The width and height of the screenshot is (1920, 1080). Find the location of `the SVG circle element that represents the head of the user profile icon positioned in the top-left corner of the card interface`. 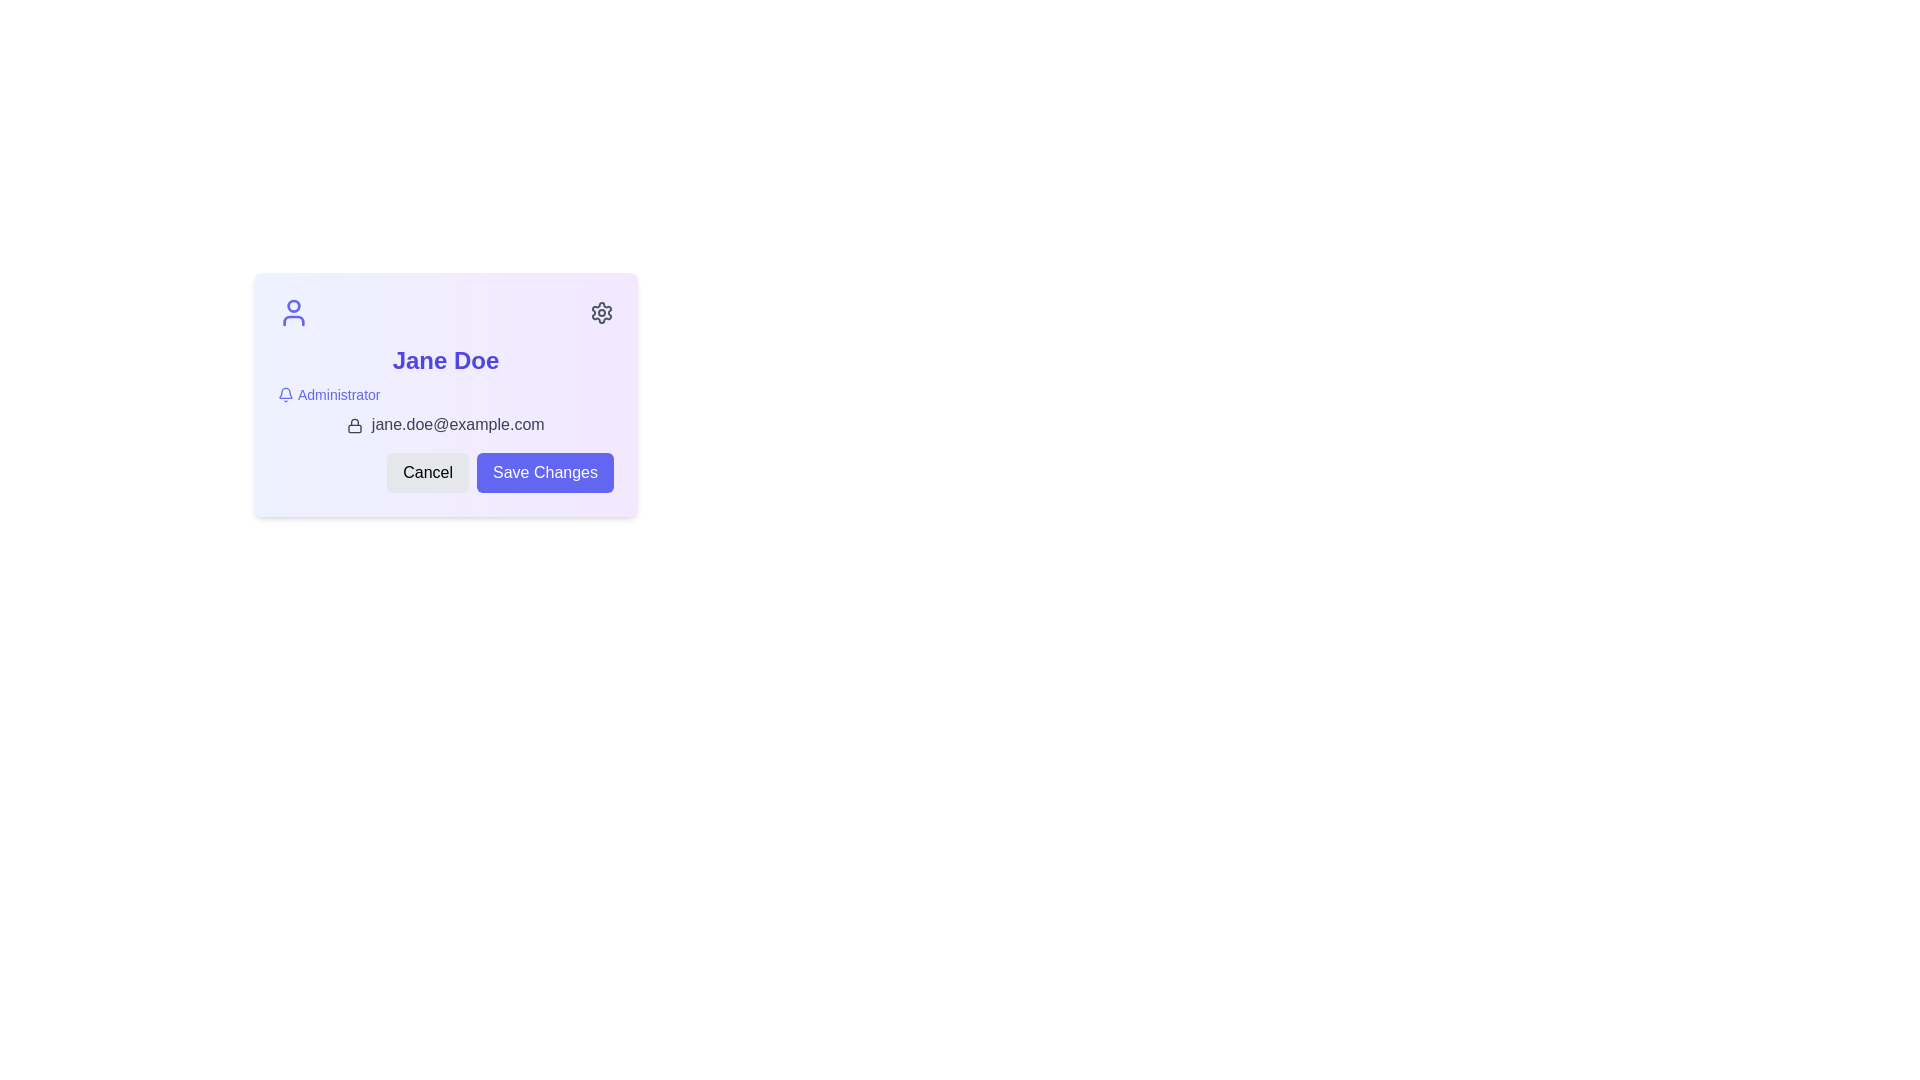

the SVG circle element that represents the head of the user profile icon positioned in the top-left corner of the card interface is located at coordinates (292, 305).